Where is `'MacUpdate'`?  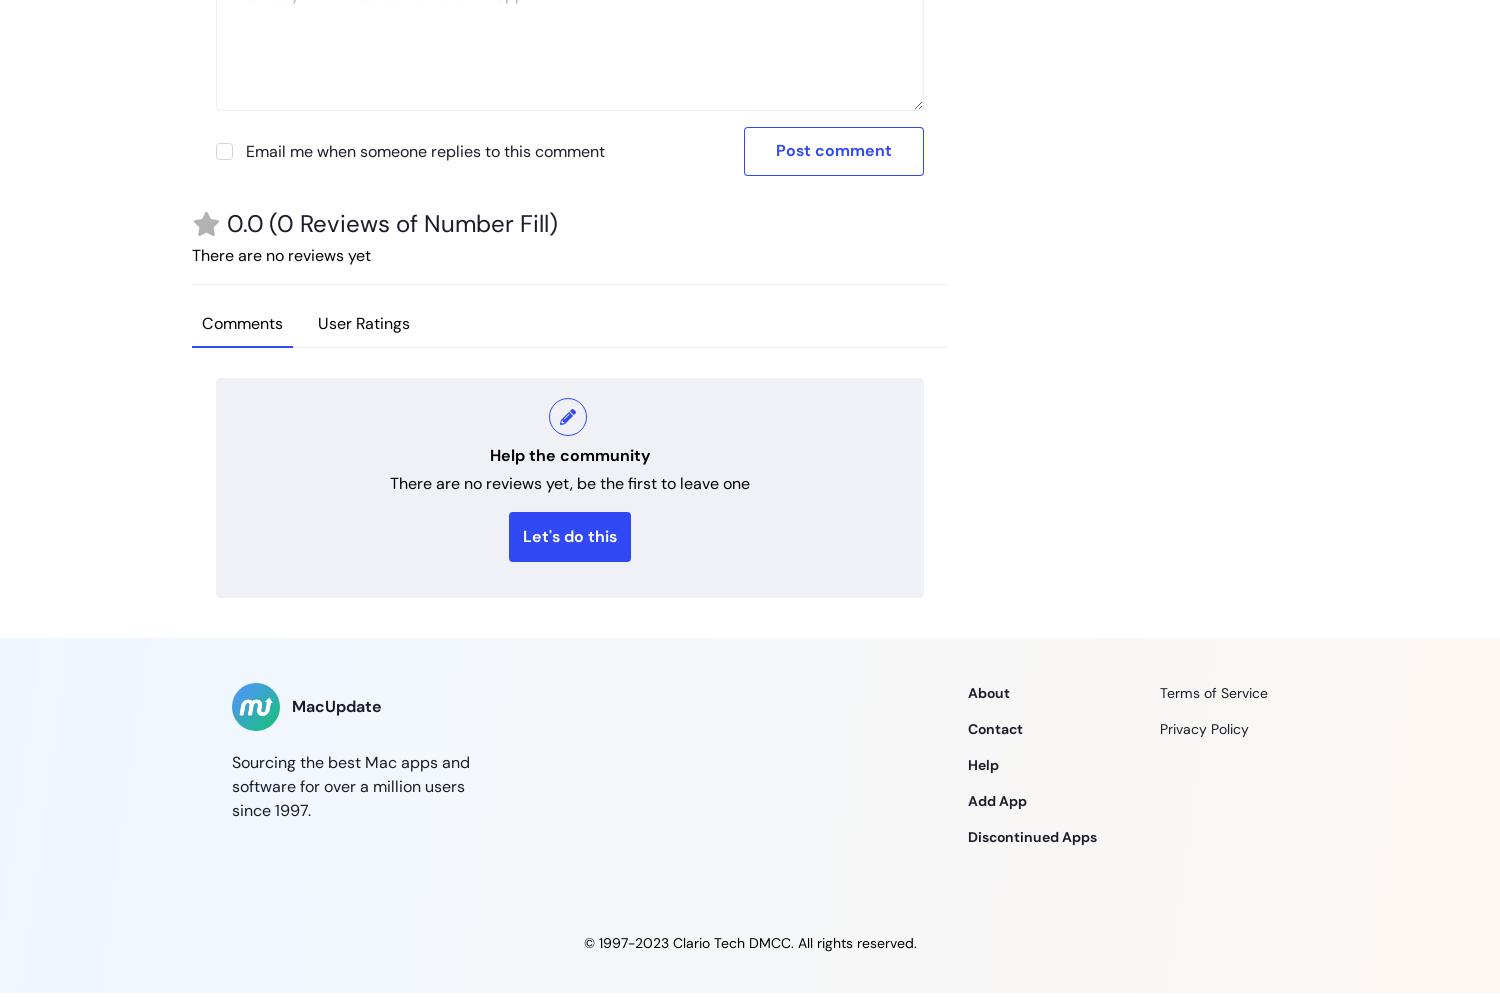
'MacUpdate' is located at coordinates (336, 705).